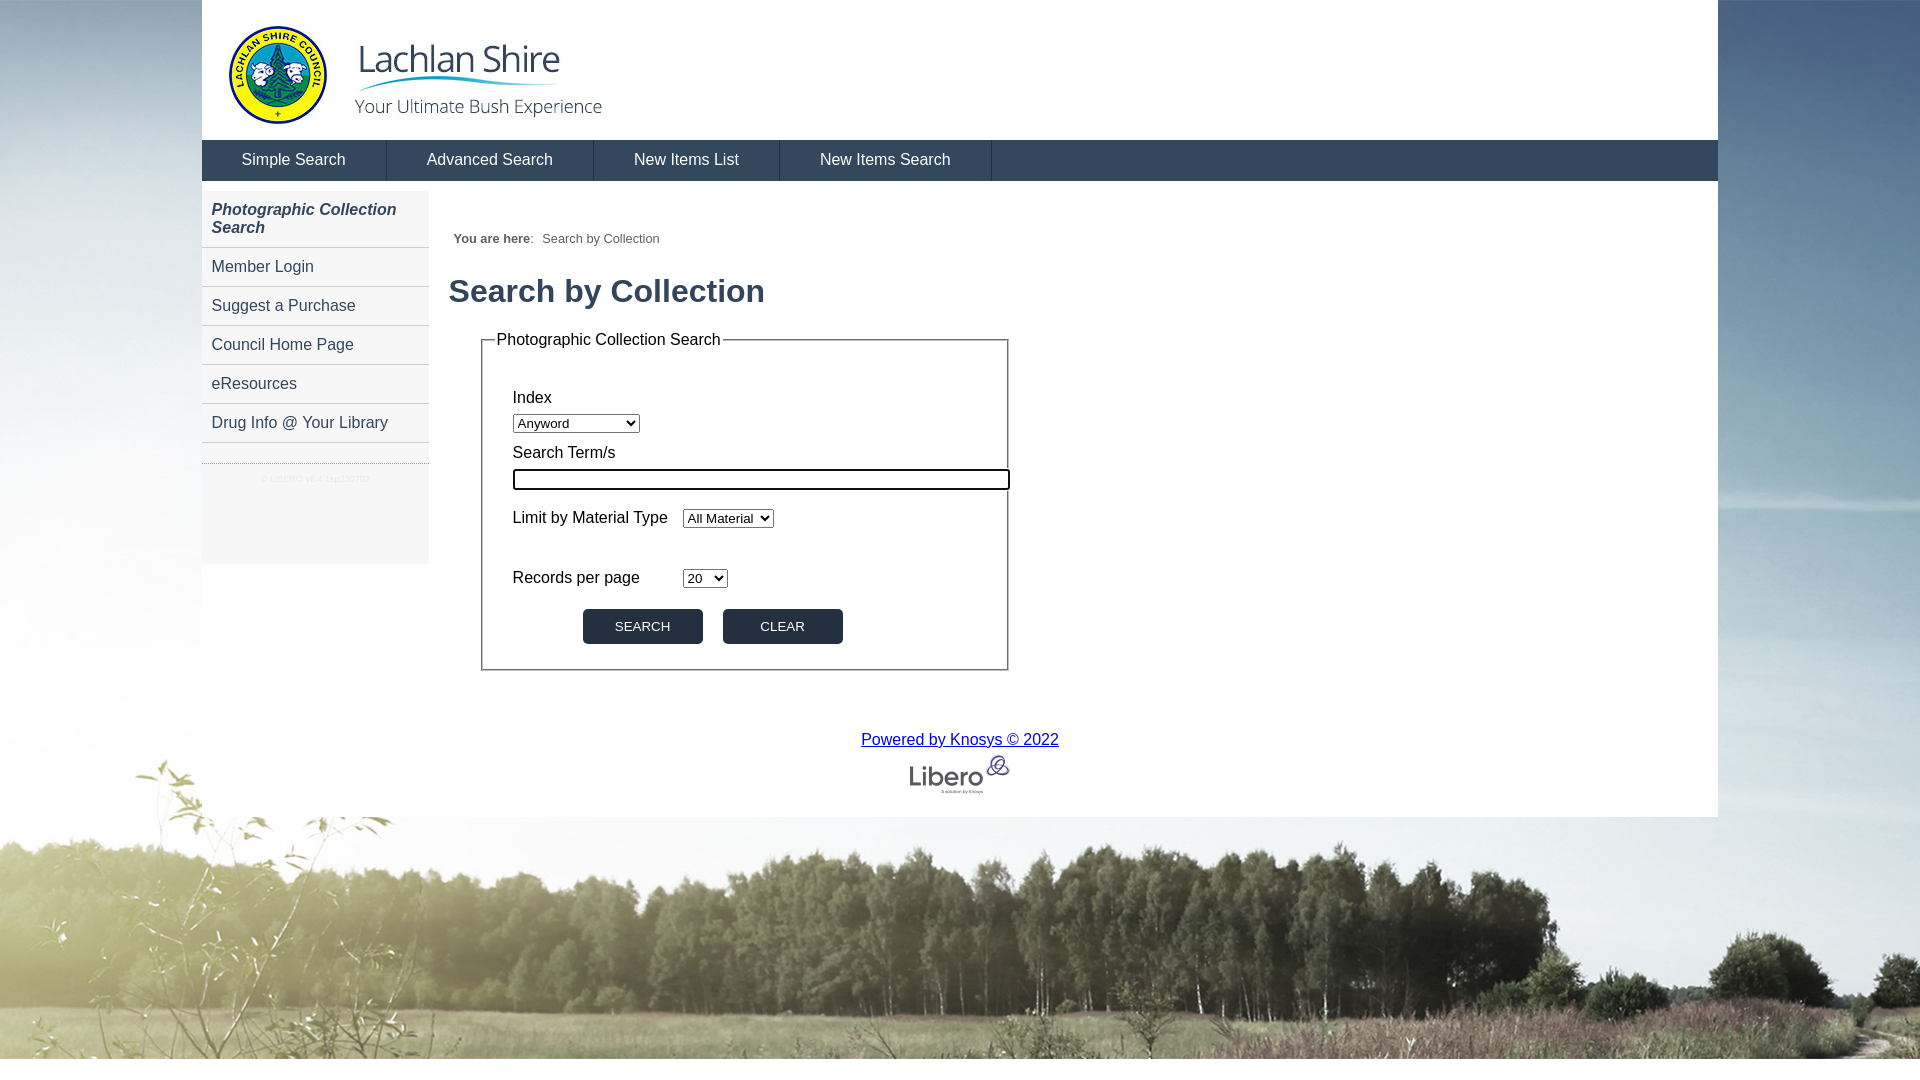  What do you see at coordinates (293, 160) in the screenshot?
I see `'Simple Search'` at bounding box center [293, 160].